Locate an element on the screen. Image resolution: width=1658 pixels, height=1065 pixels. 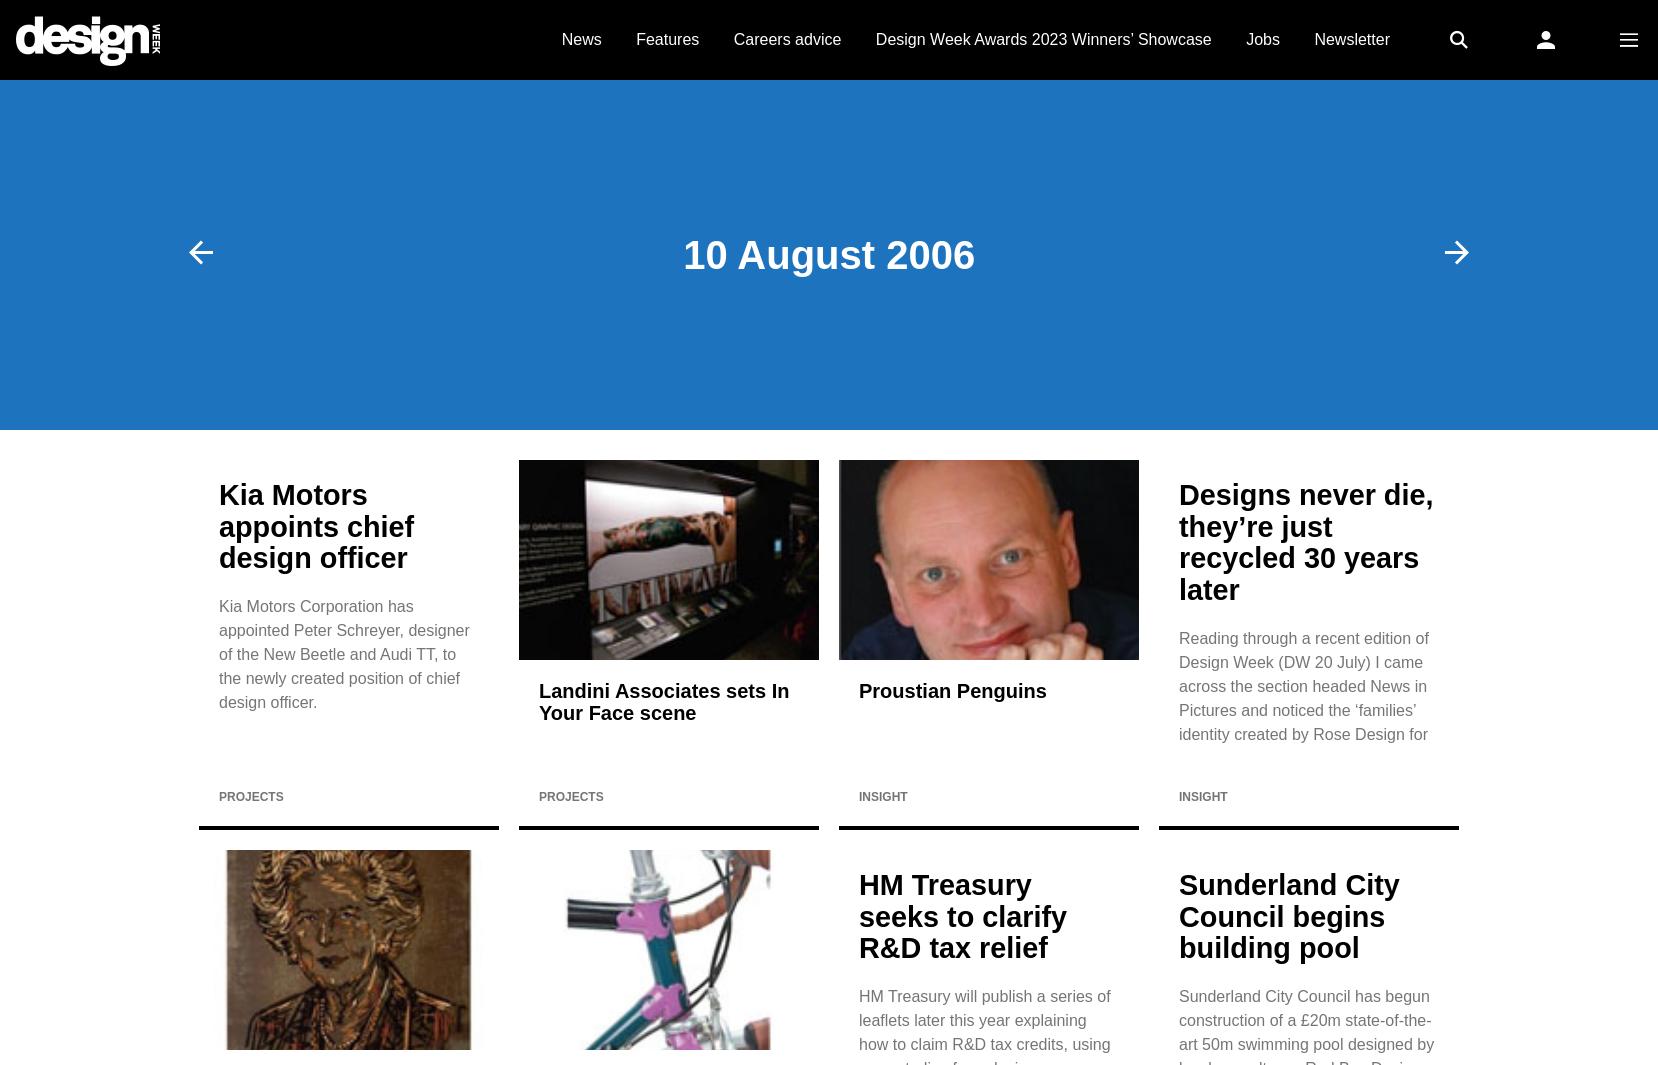
'Landini Associates sets In Your Face scene' is located at coordinates (663, 702).